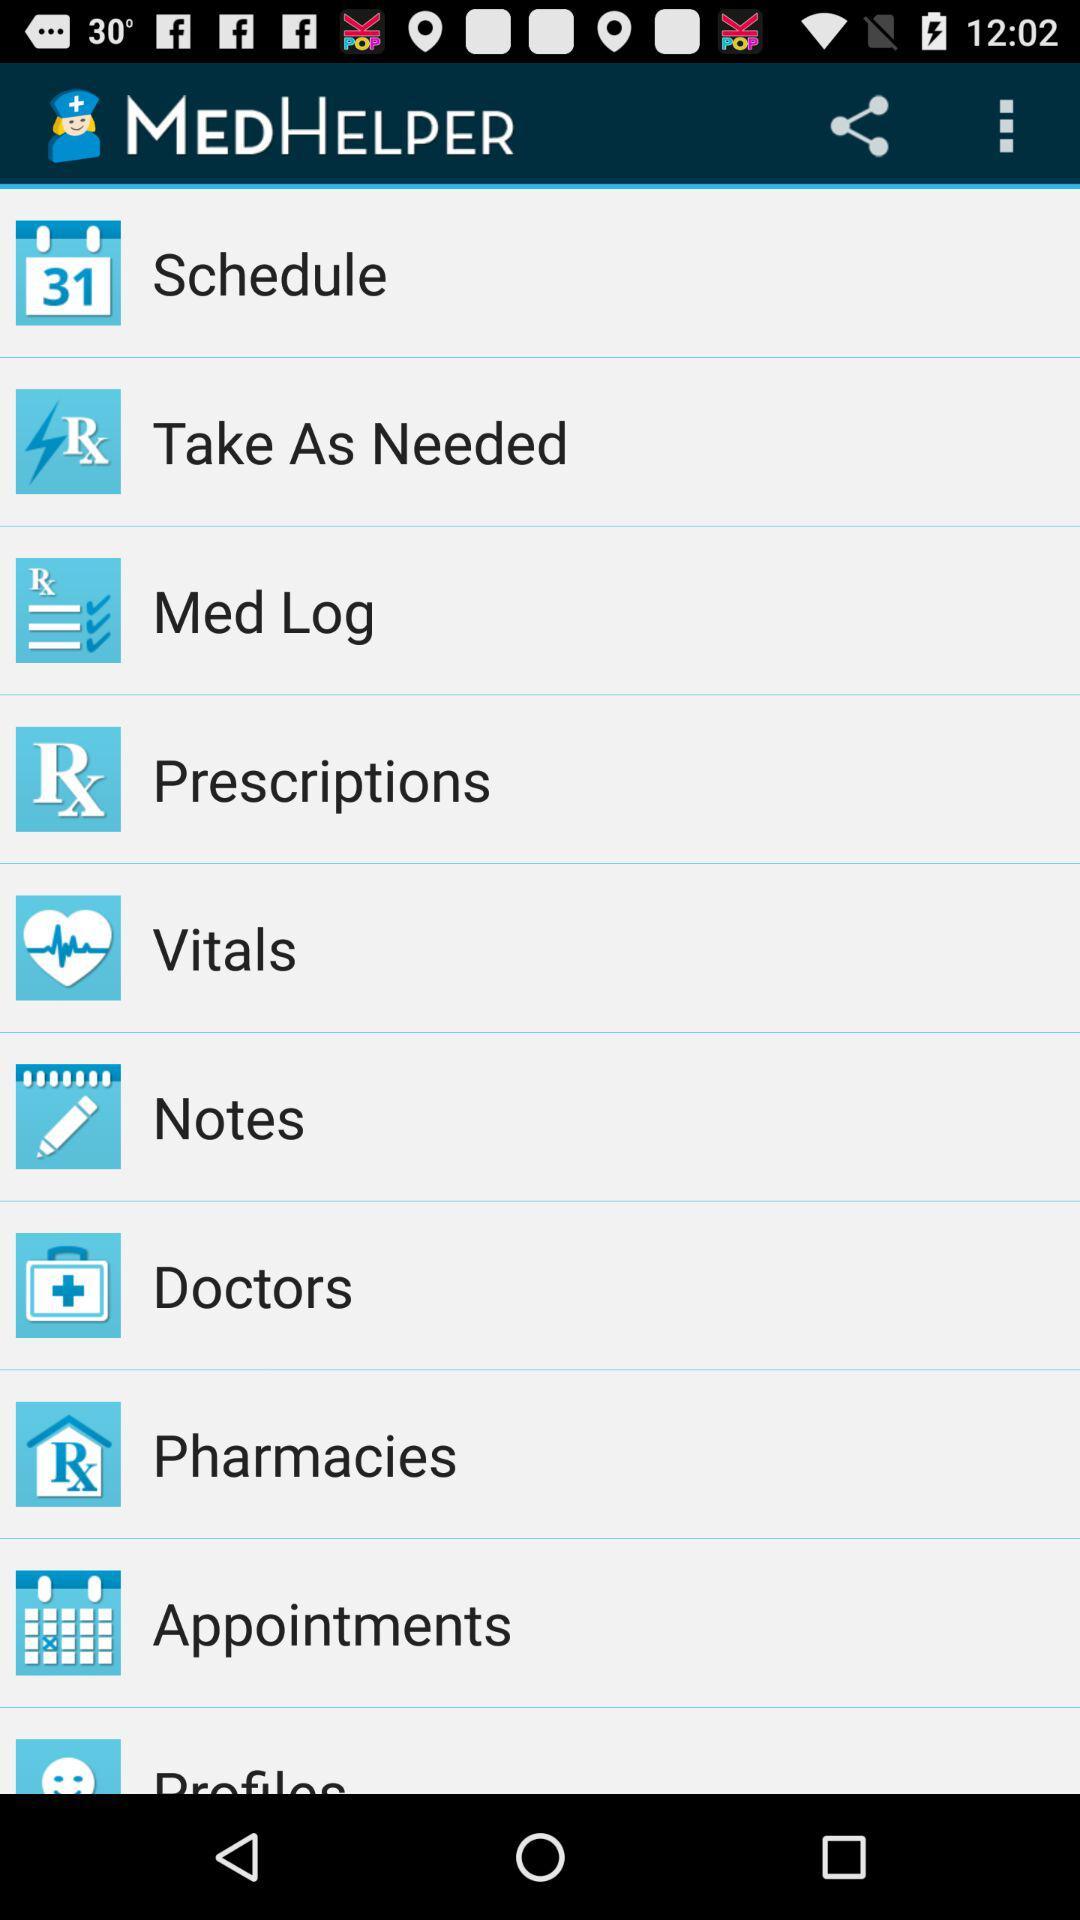 The height and width of the screenshot is (1920, 1080). Describe the element at coordinates (607, 1115) in the screenshot. I see `the item above the doctors app` at that location.